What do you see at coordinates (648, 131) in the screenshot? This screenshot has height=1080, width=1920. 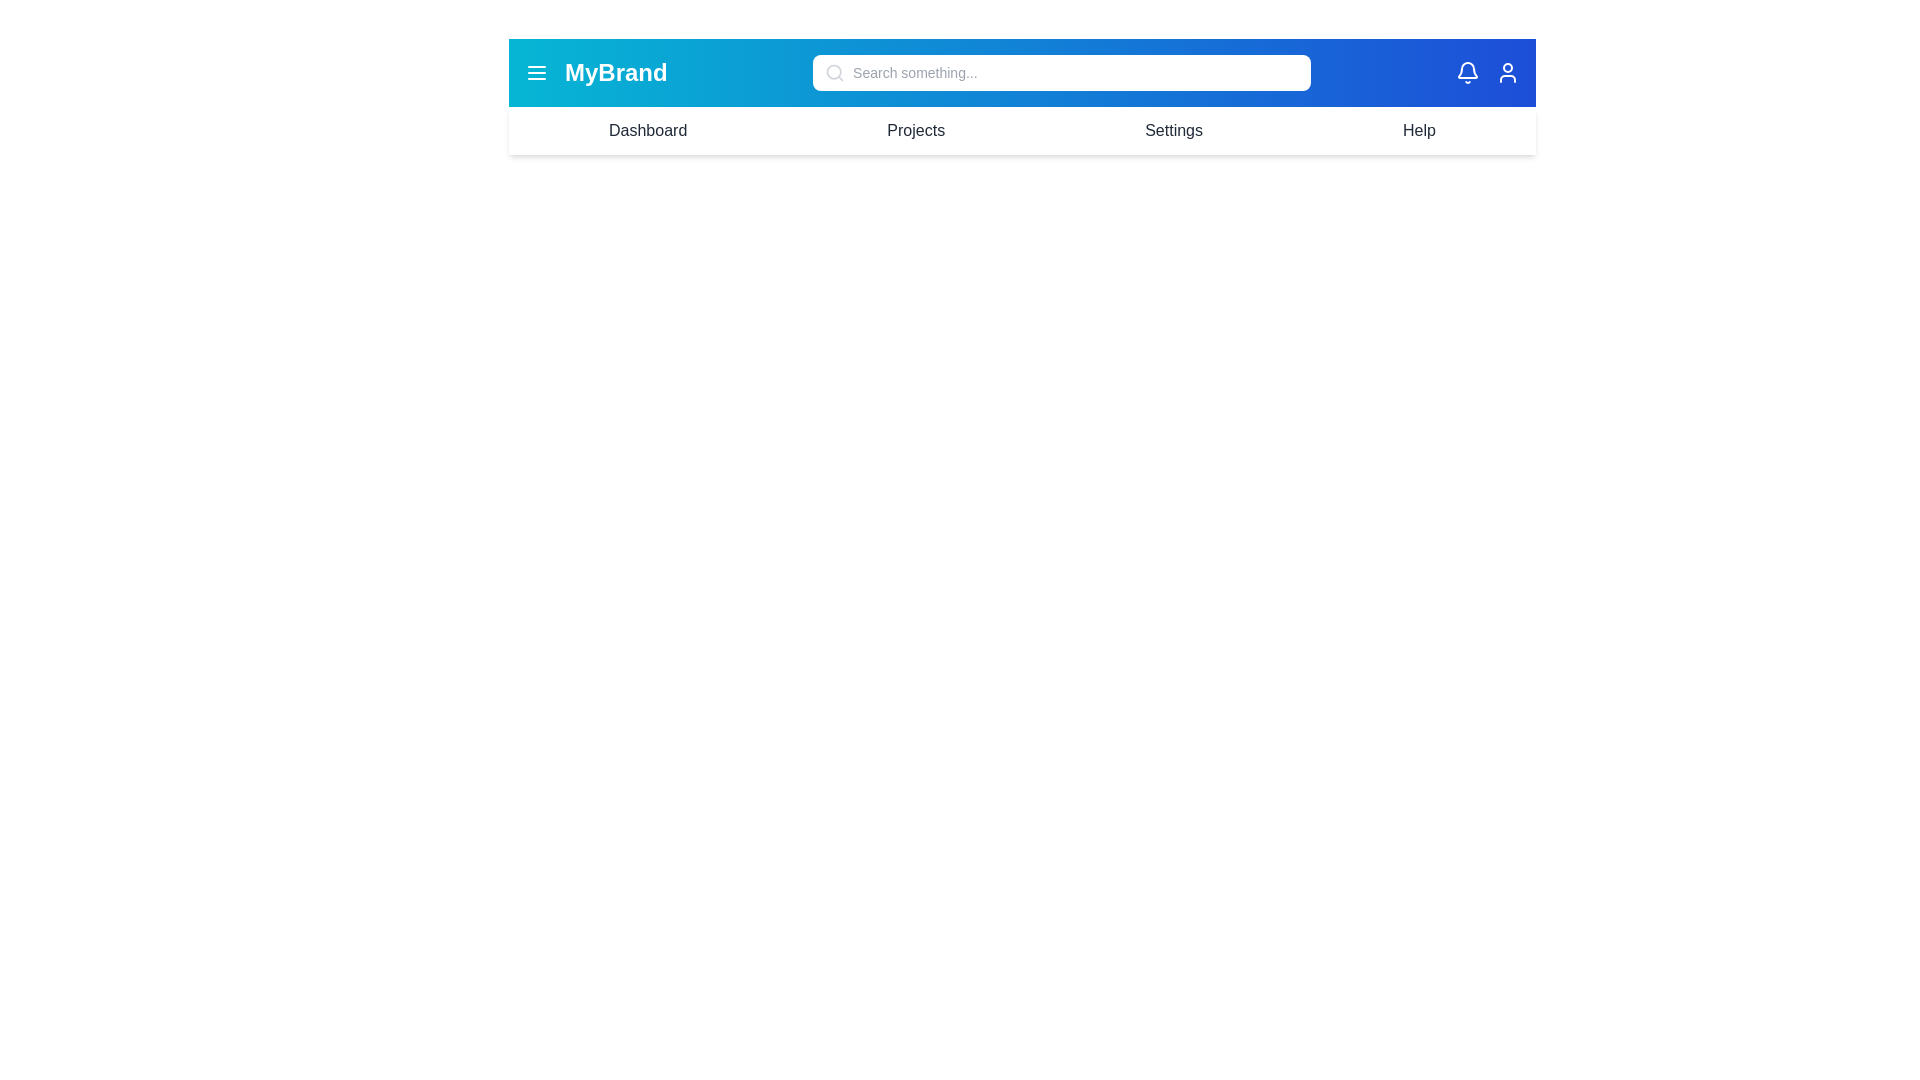 I see `the menu item Dashboard` at bounding box center [648, 131].